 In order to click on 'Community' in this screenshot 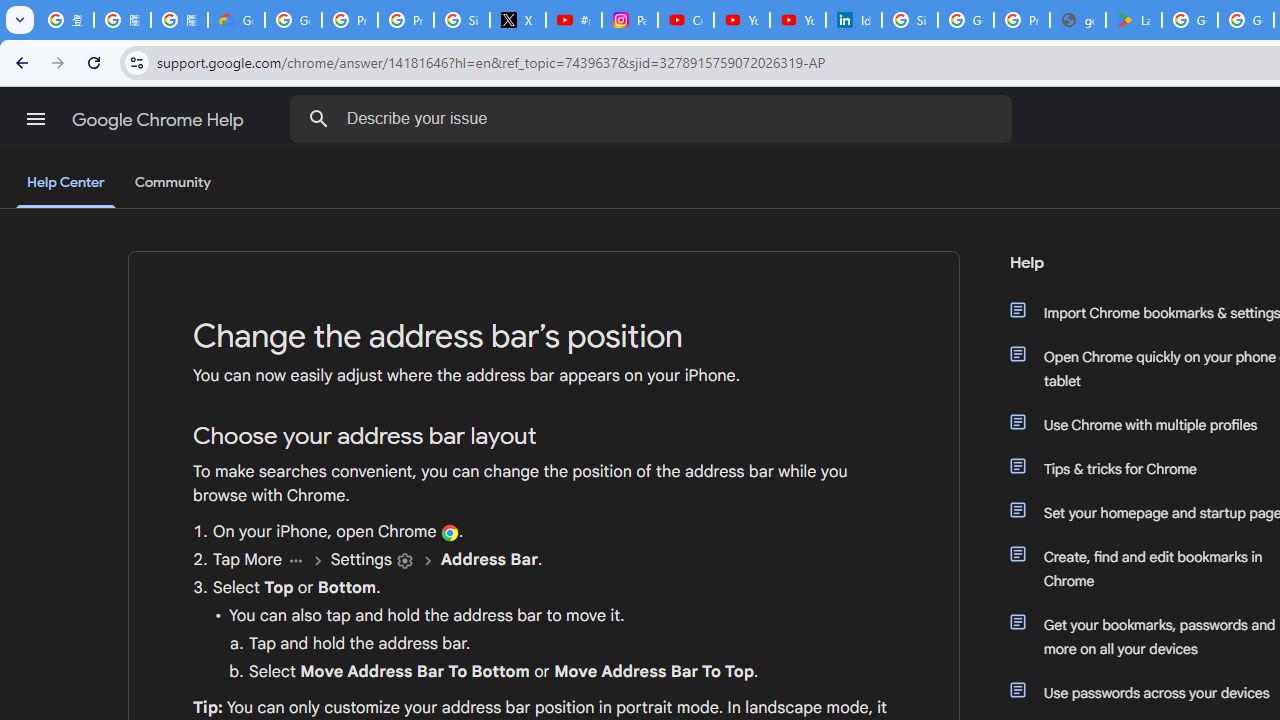, I will do `click(172, 183)`.